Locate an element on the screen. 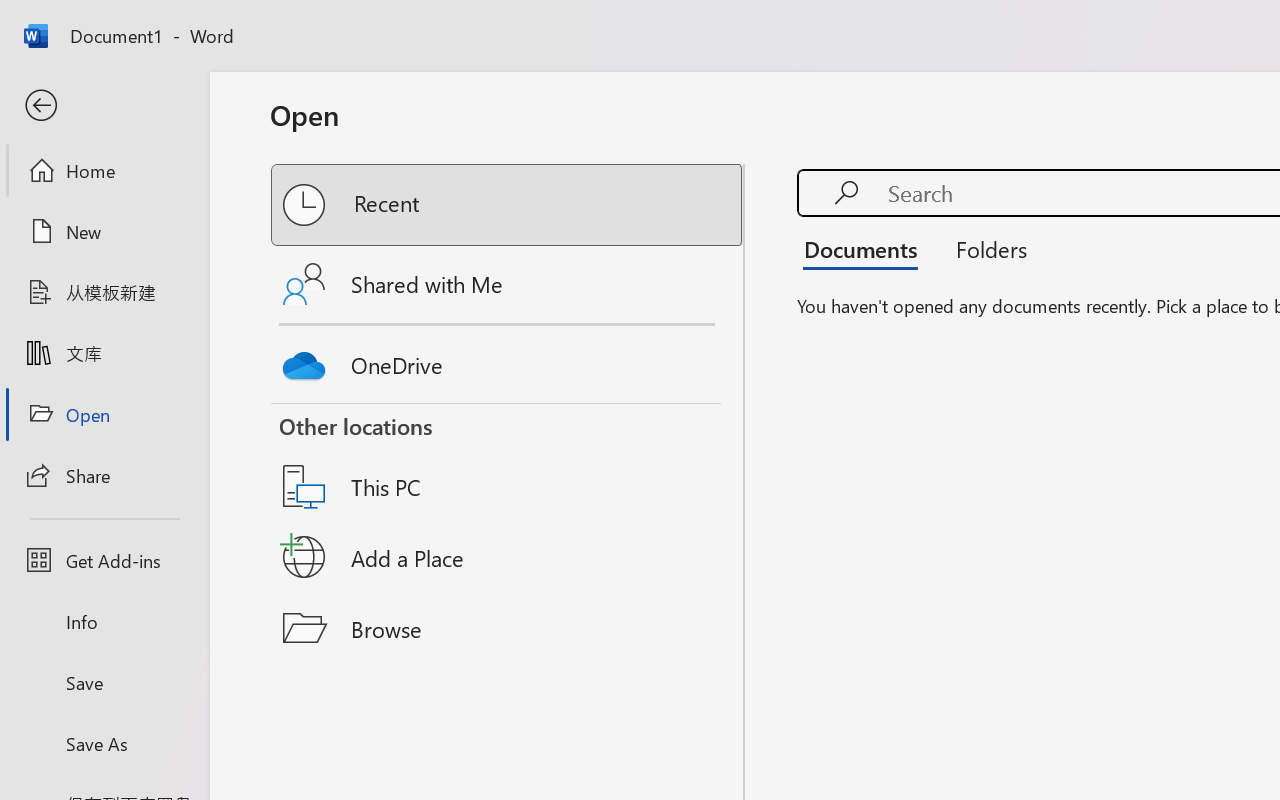 Image resolution: width=1280 pixels, height=800 pixels. 'Browse' is located at coordinates (508, 628).